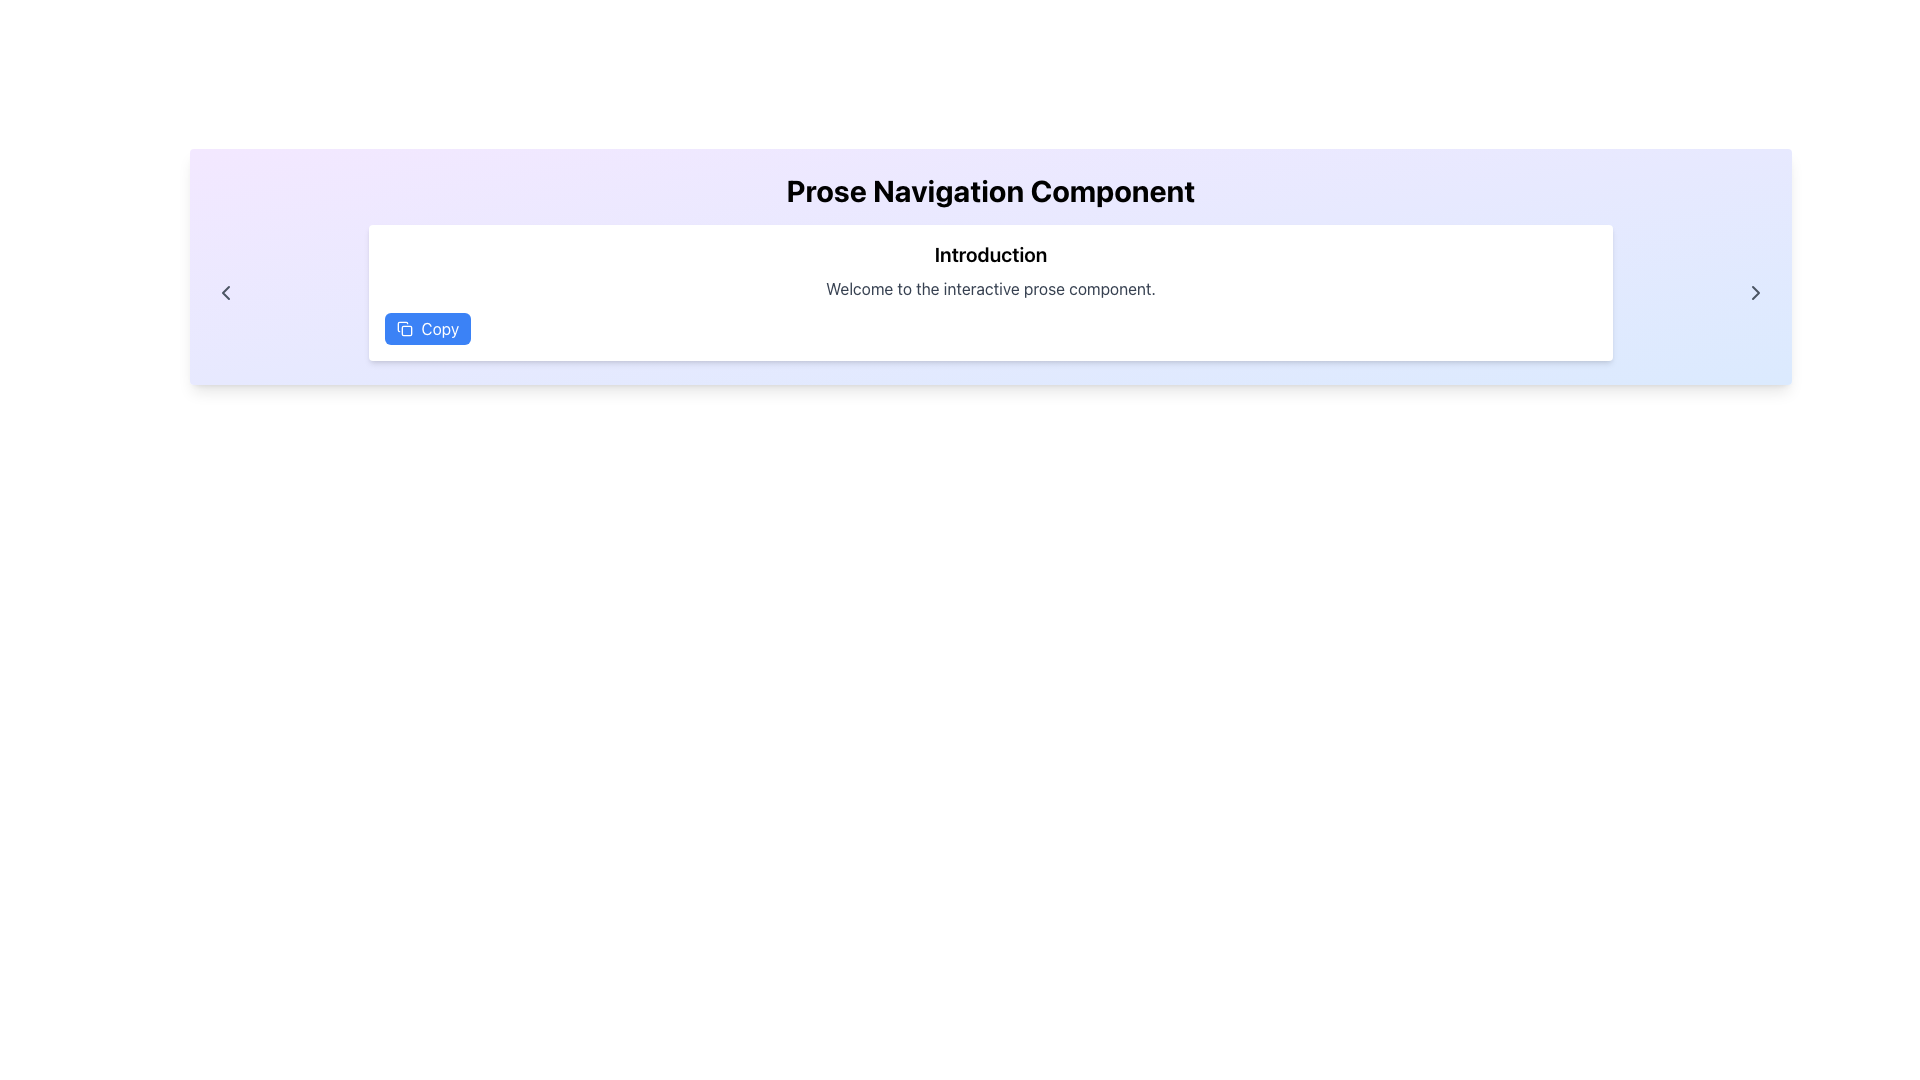 The width and height of the screenshot is (1920, 1080). I want to click on the right-pointing chevron icon located on the far right of the header section within the Prose Navigation Component, so click(1755, 293).